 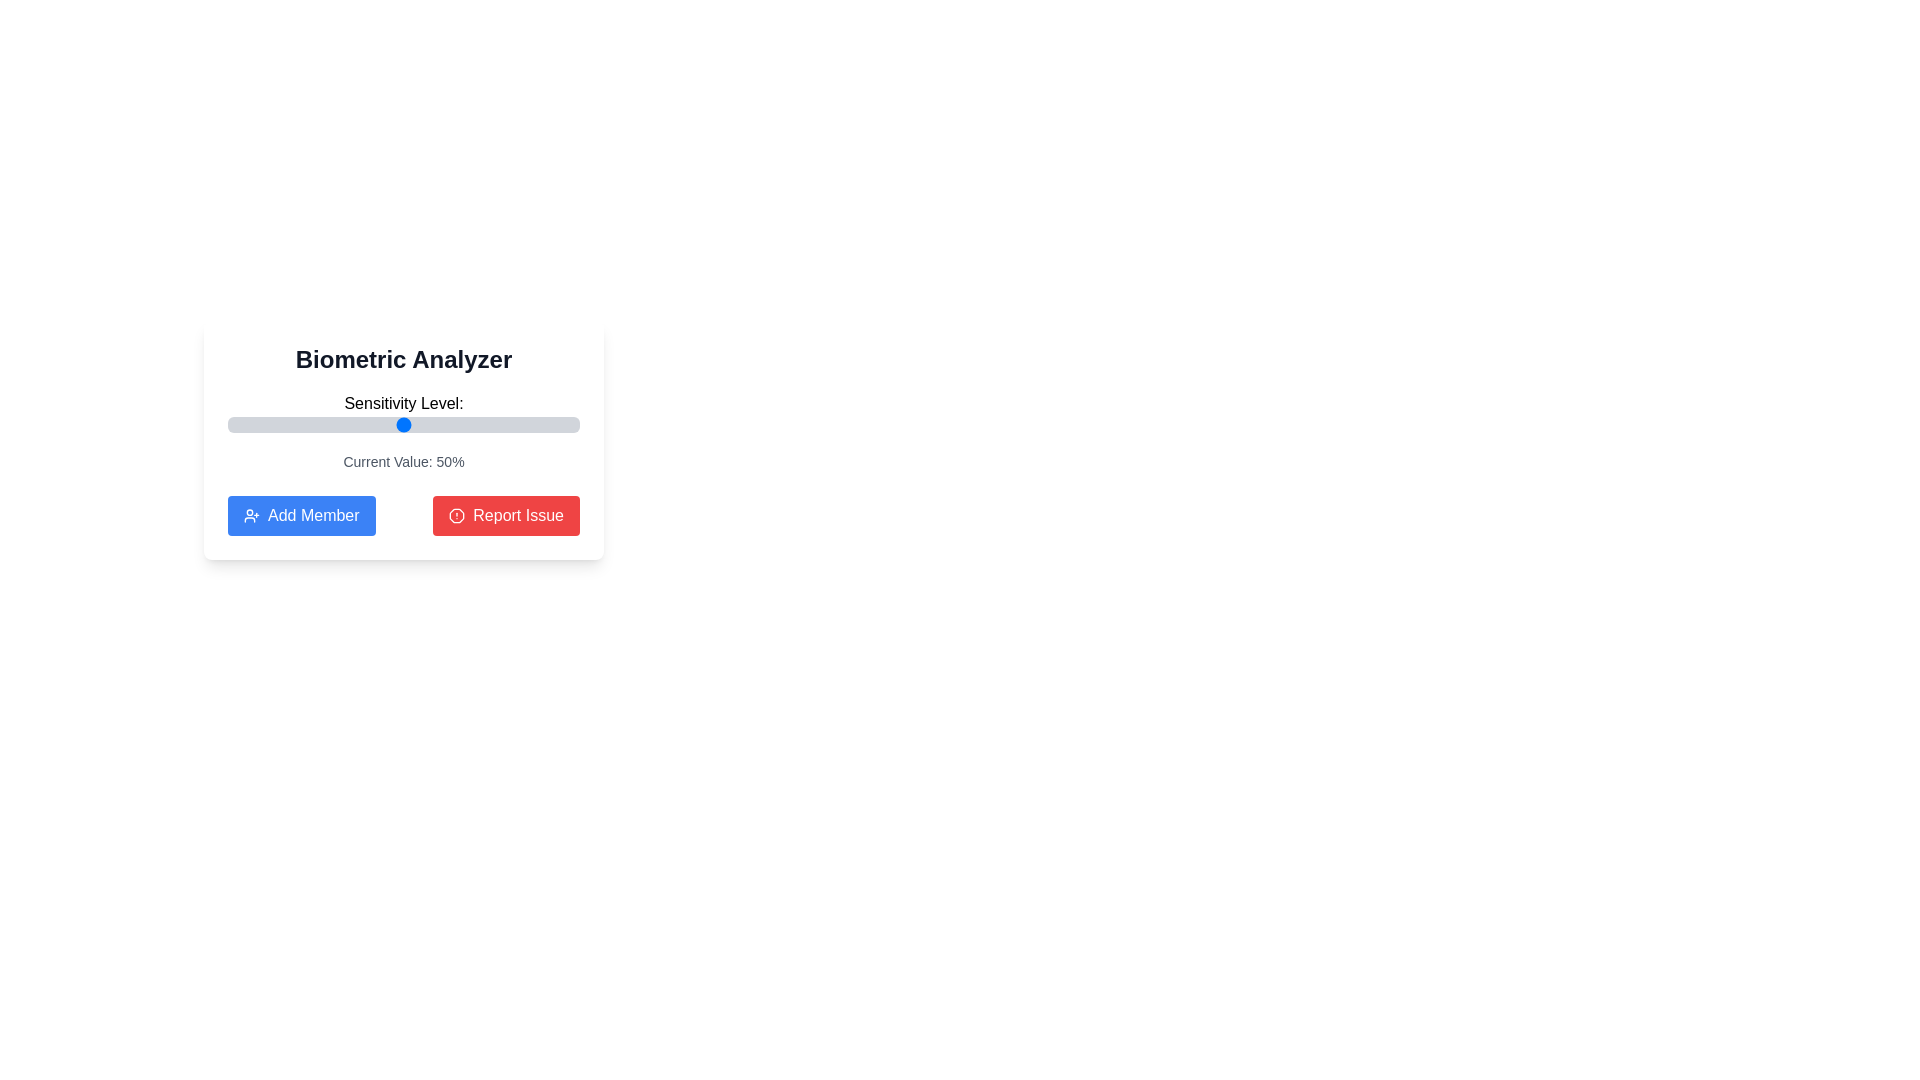 I want to click on the text label reading 'Biometric Analyzer' which is prominently displayed in bold at the top of the card layout, so click(x=402, y=358).